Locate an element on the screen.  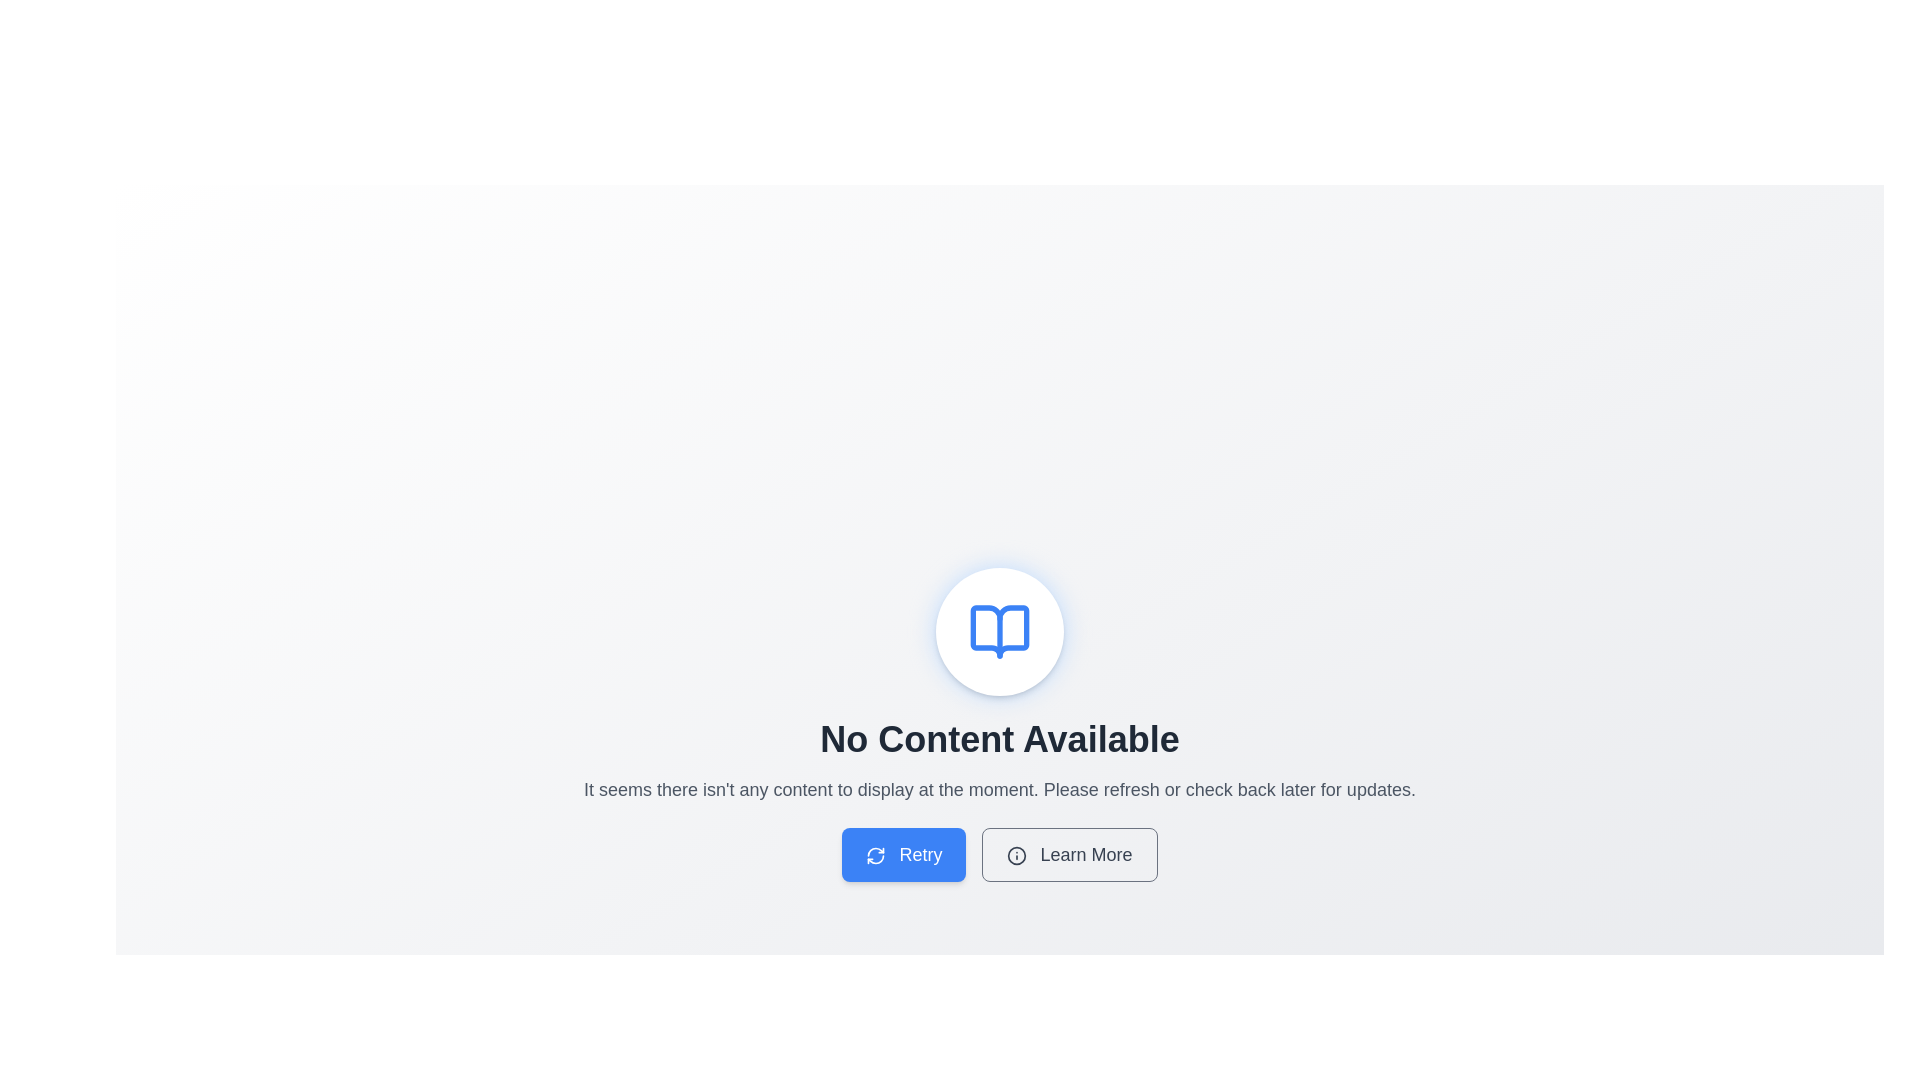
the blue 'Retry' button with rounded borders is located at coordinates (903, 855).